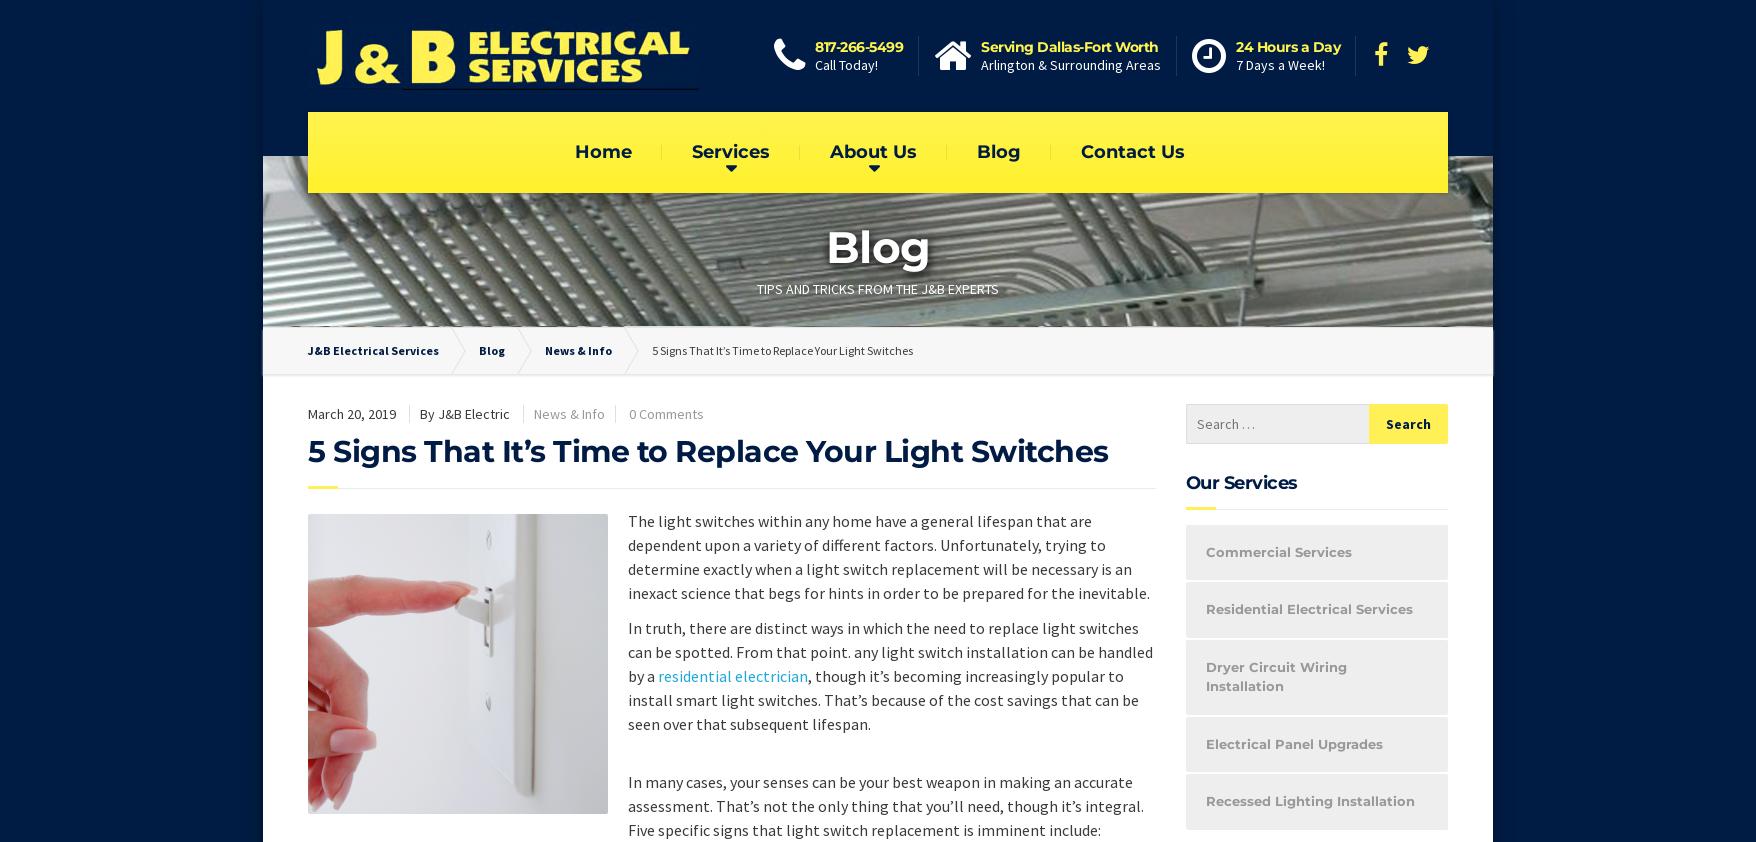 This screenshot has width=1756, height=842. I want to click on 'Dryer Circuit Wiring Installation', so click(1274, 676).